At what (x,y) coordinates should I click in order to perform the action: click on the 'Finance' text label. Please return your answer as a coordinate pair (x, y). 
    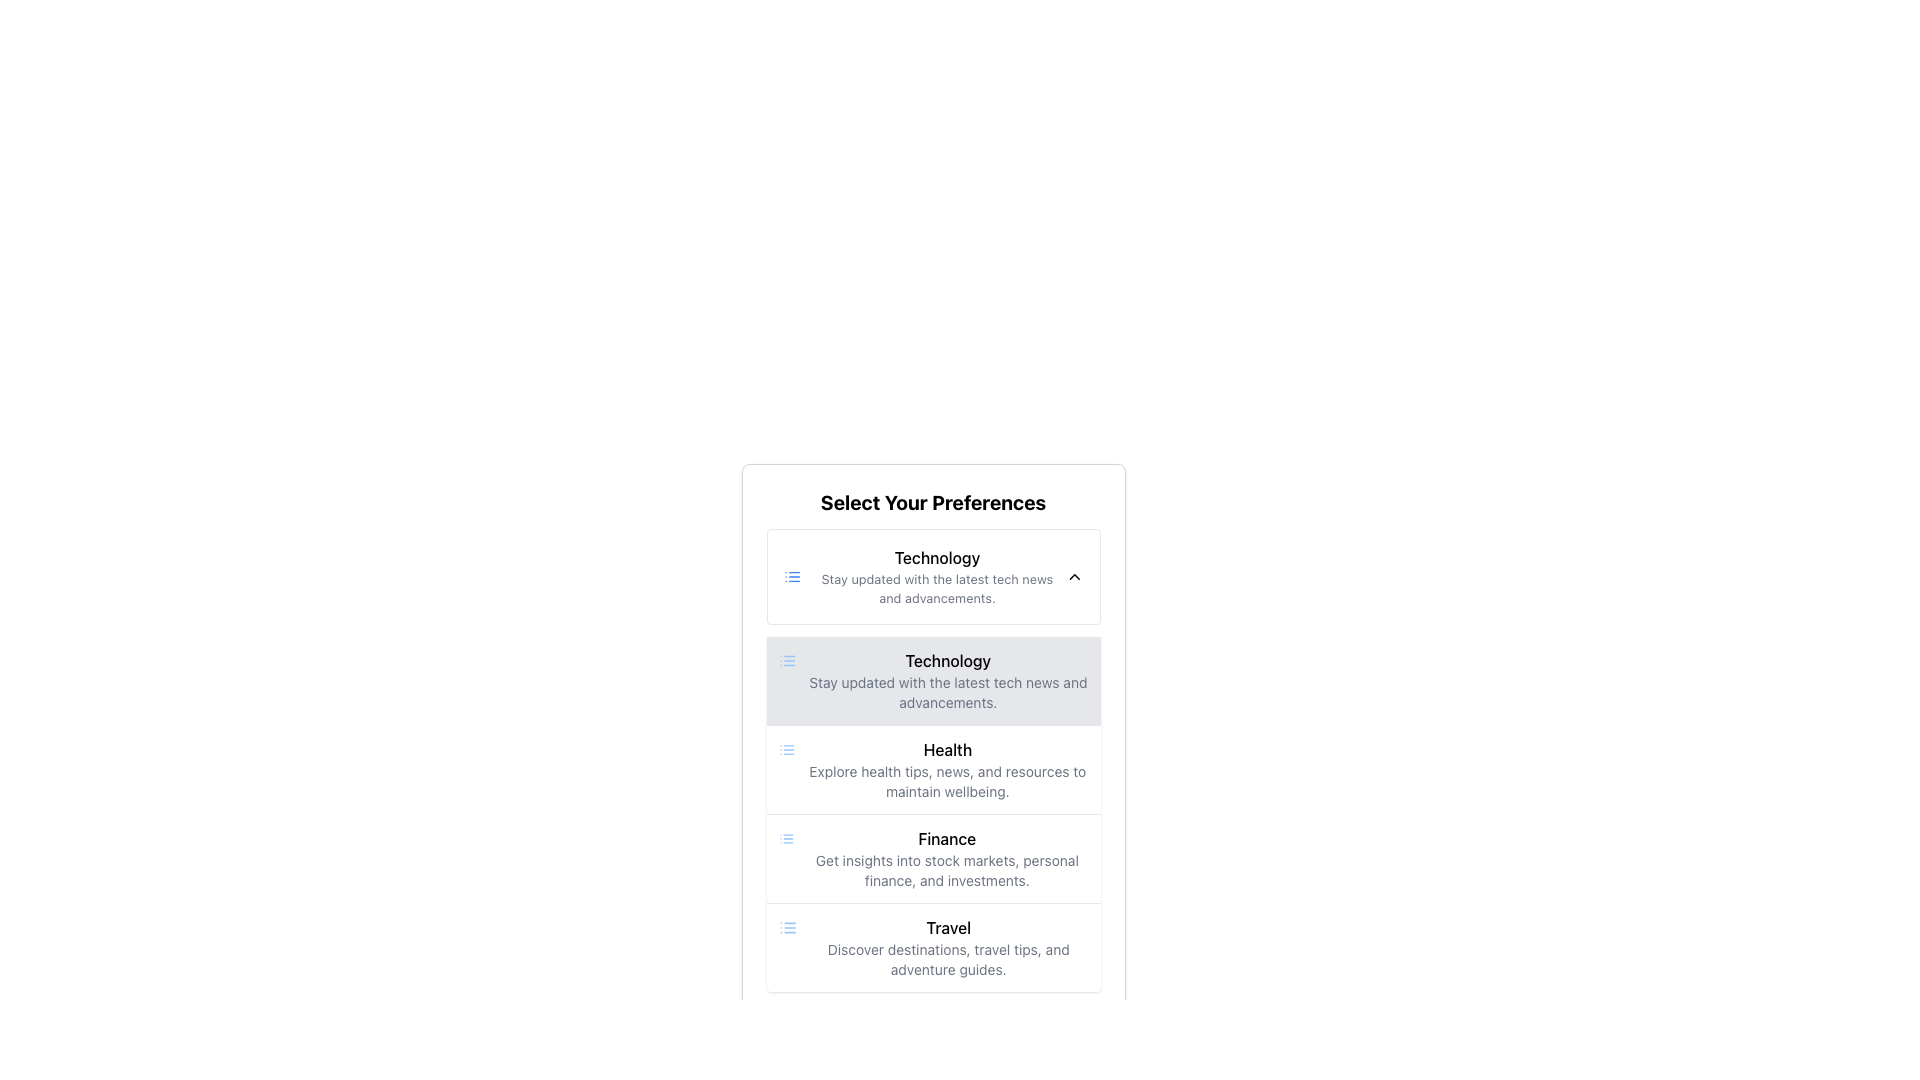
    Looking at the image, I should click on (946, 839).